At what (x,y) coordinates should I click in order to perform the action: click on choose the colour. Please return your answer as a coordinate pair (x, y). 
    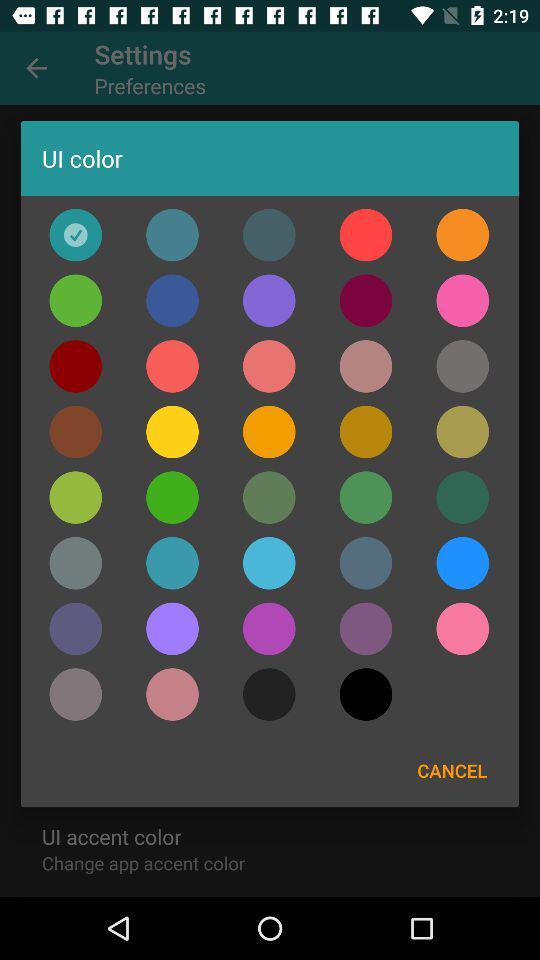
    Looking at the image, I should click on (172, 563).